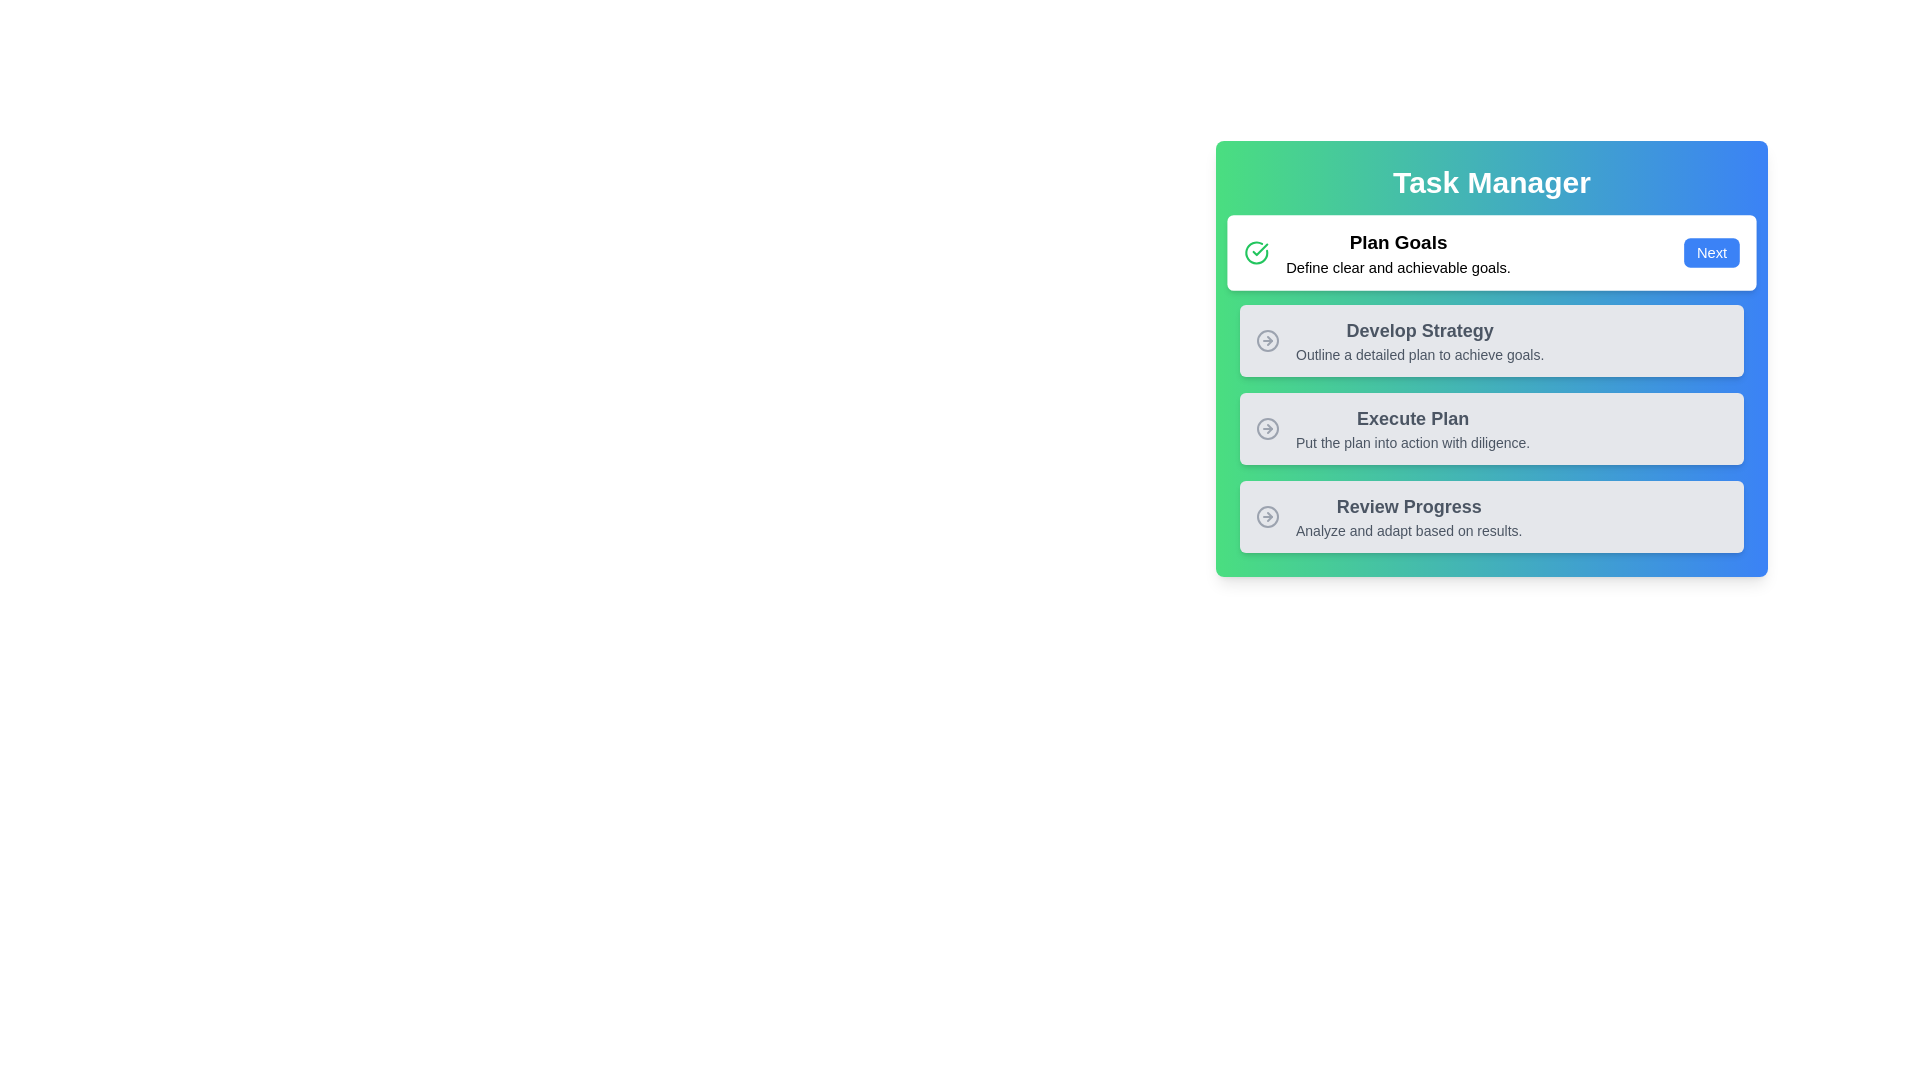 The width and height of the screenshot is (1920, 1080). Describe the element at coordinates (1492, 182) in the screenshot. I see `the 'Task Manager' heading, which is styled with bold, white text in a large font size and is centered horizontally within a gradient background that shifts from green to blue` at that location.